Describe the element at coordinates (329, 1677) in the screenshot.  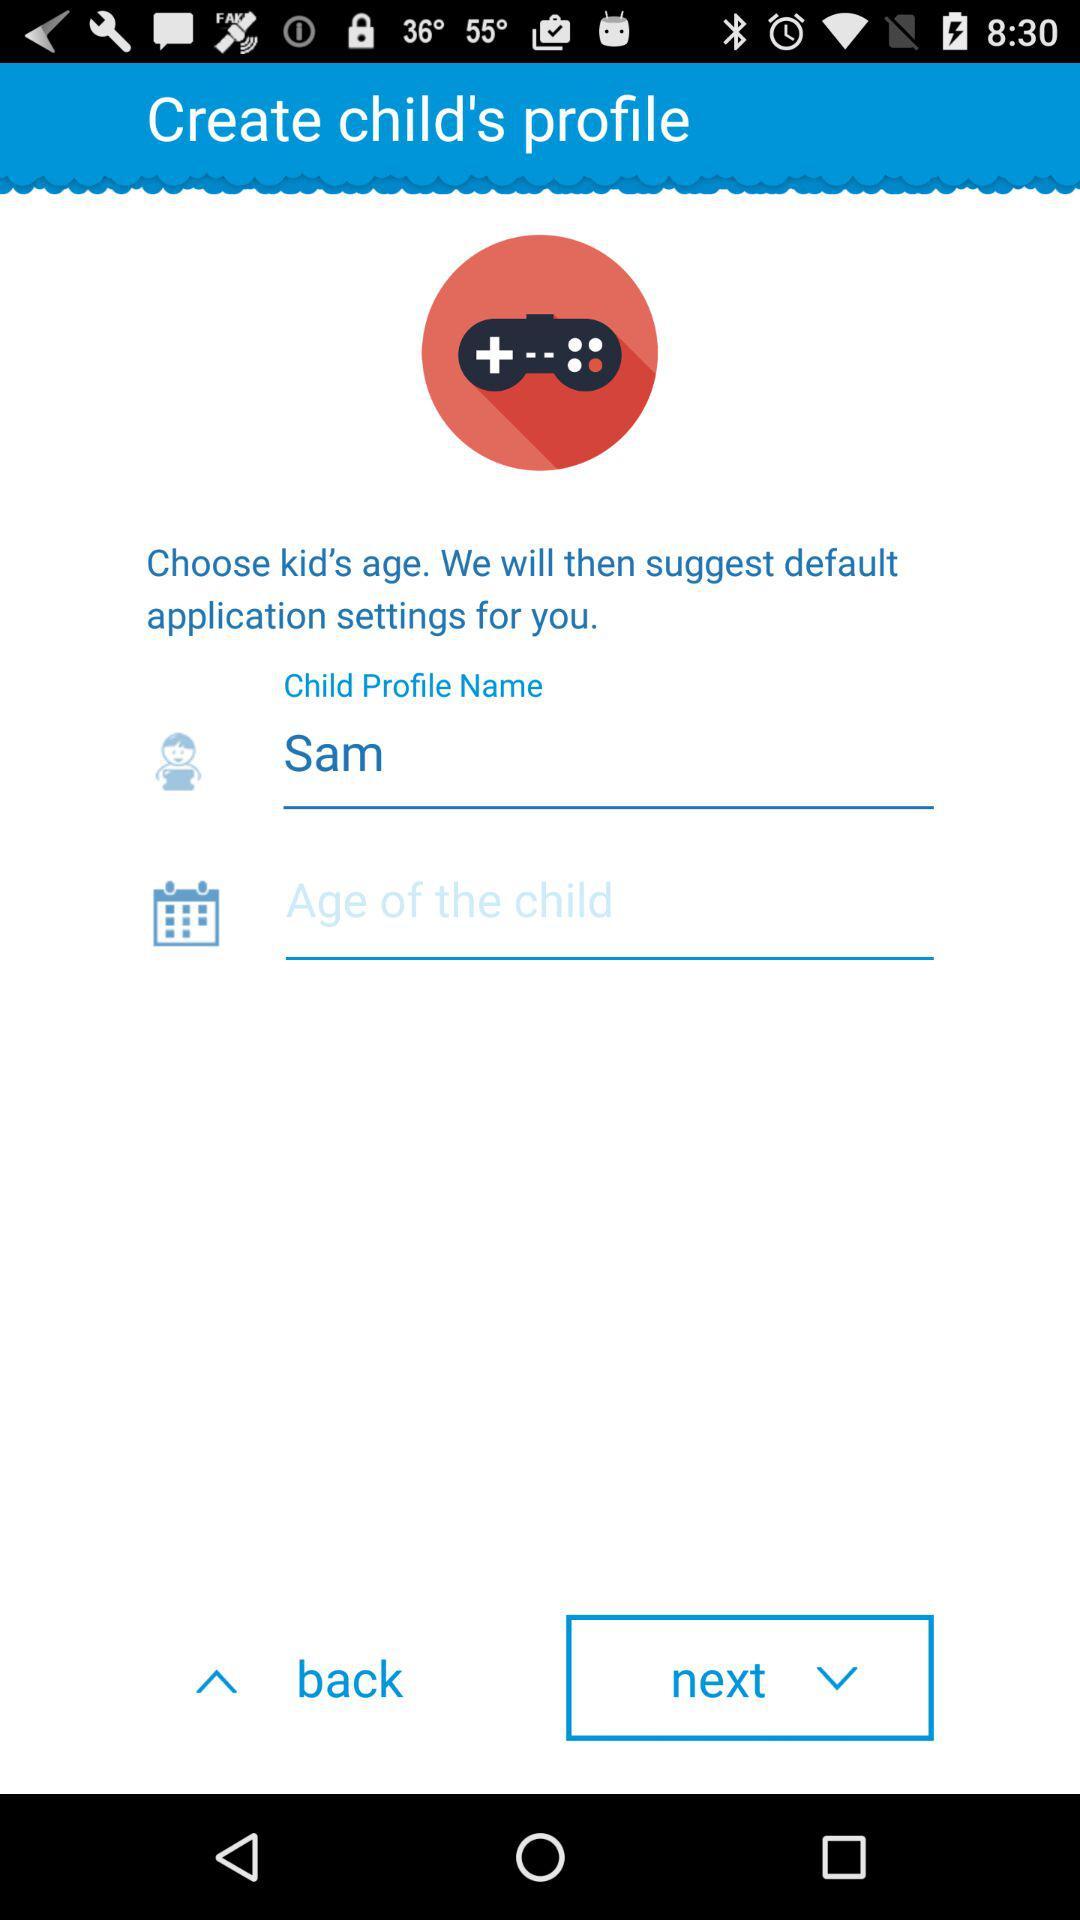
I see `icon at the bottom left corner` at that location.